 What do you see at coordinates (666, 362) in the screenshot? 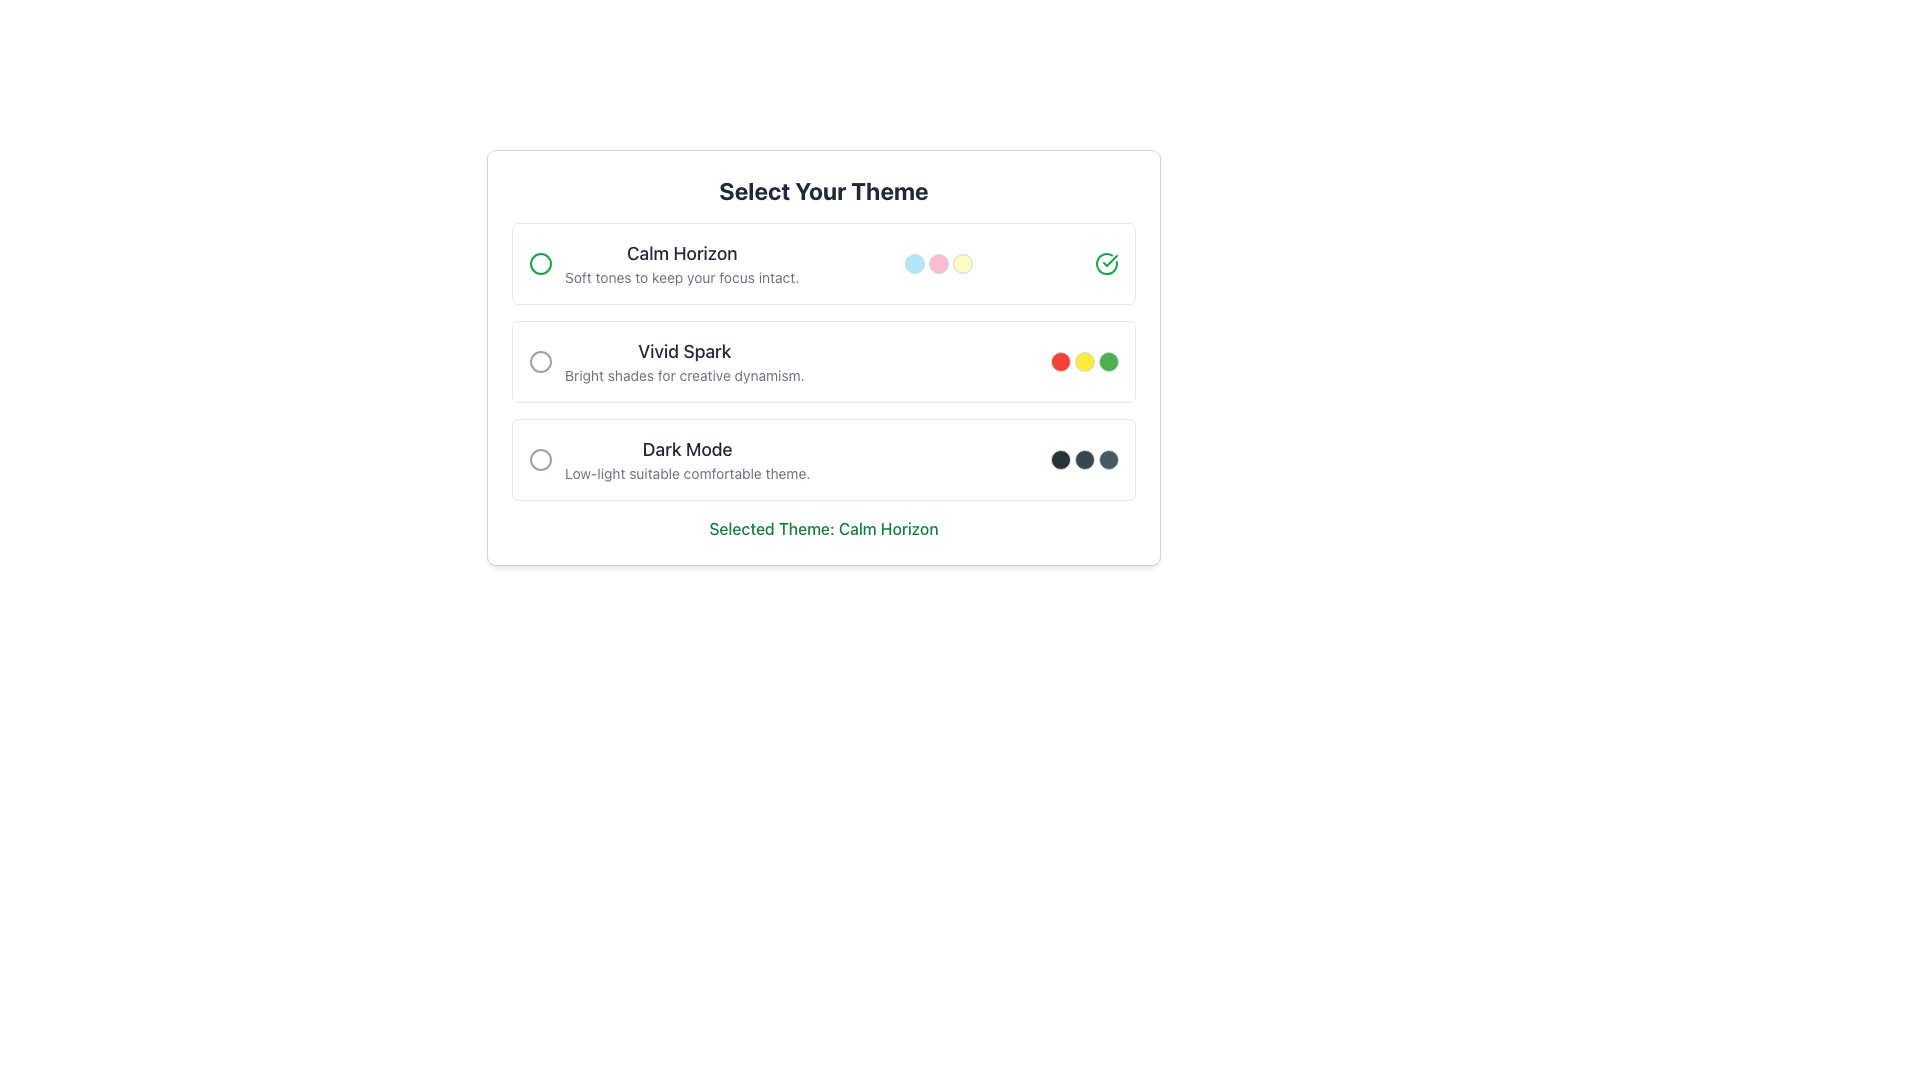
I see `the static text element displaying the name and description of an available theme option, which is the second option in a list of selectable themes` at bounding box center [666, 362].